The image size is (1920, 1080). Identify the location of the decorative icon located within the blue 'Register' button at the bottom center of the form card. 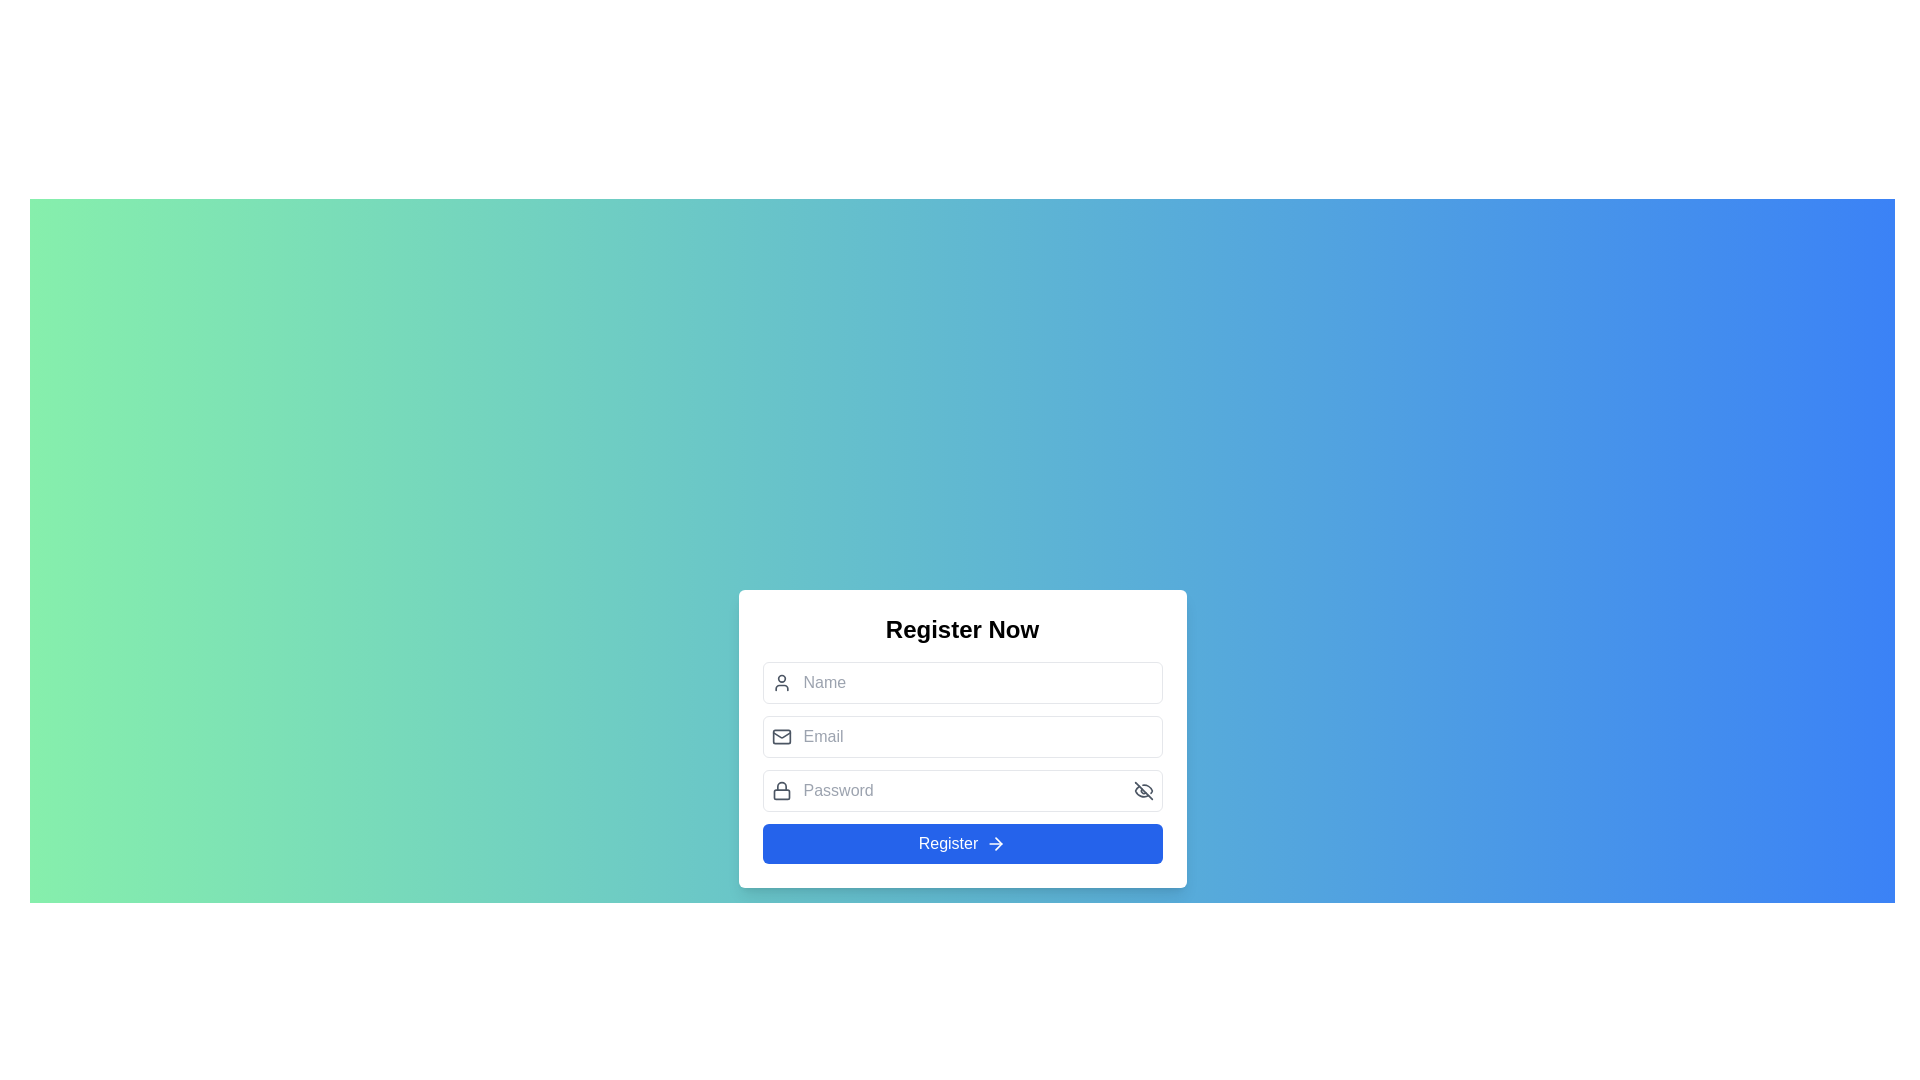
(996, 844).